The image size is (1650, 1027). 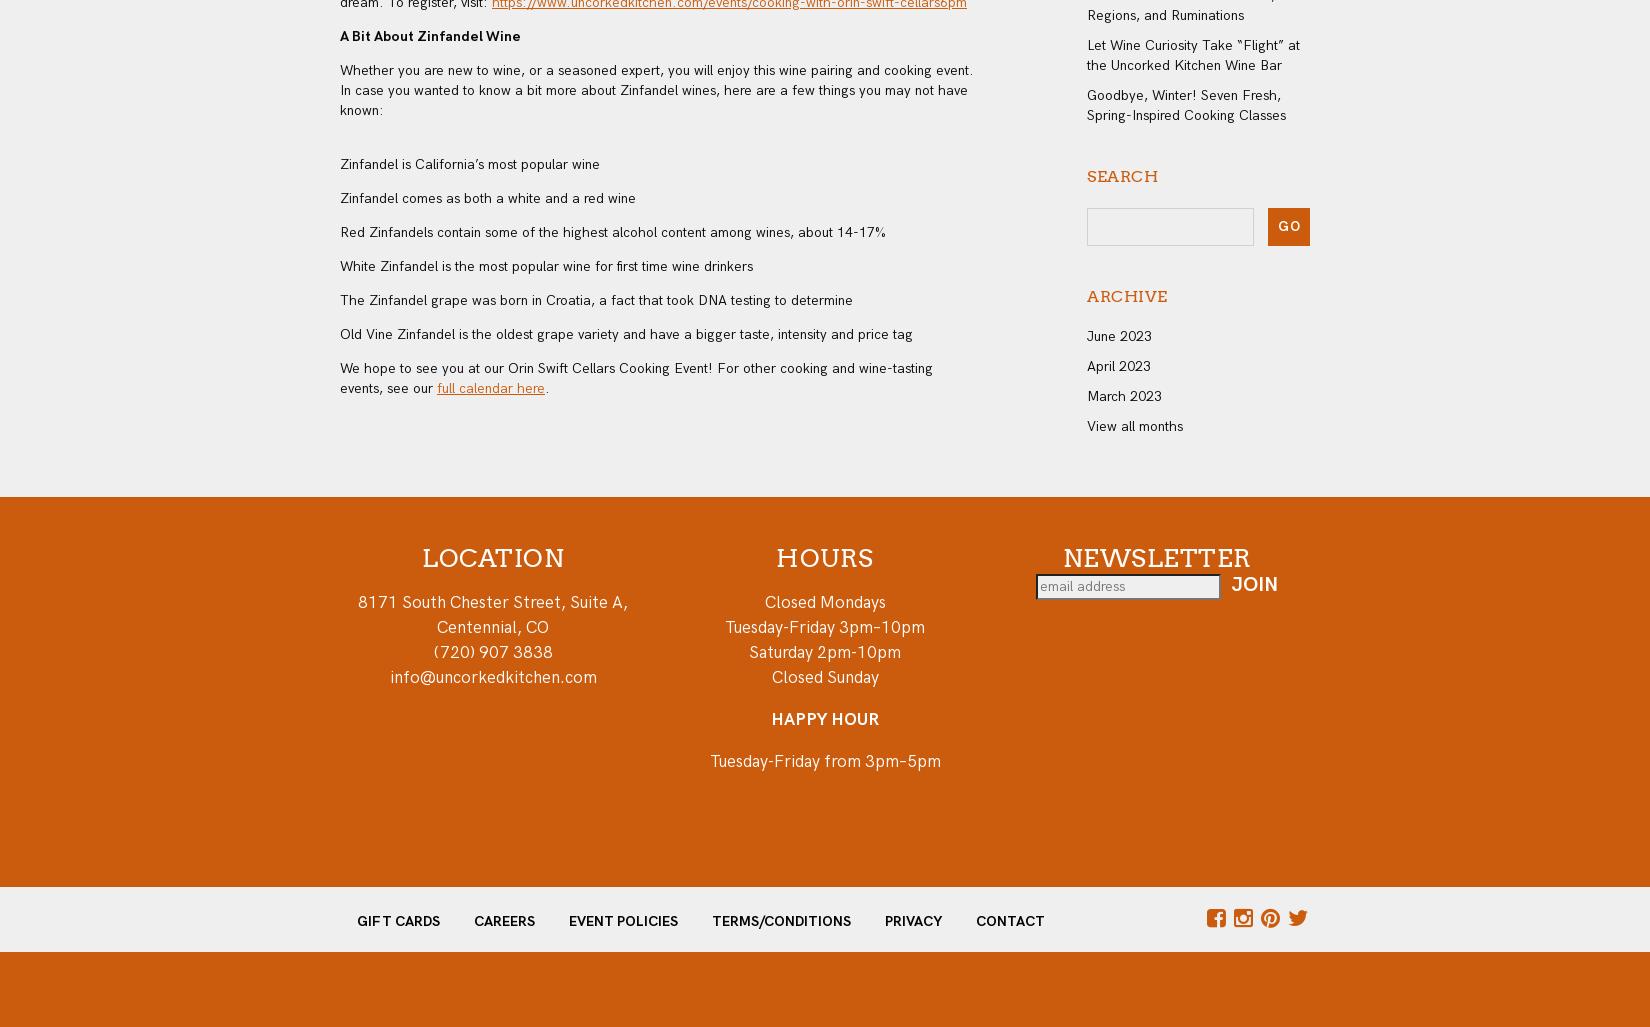 What do you see at coordinates (611, 232) in the screenshot?
I see `'Red Zinfandels contain some of the highest alcohol content among wines, about 14-17%'` at bounding box center [611, 232].